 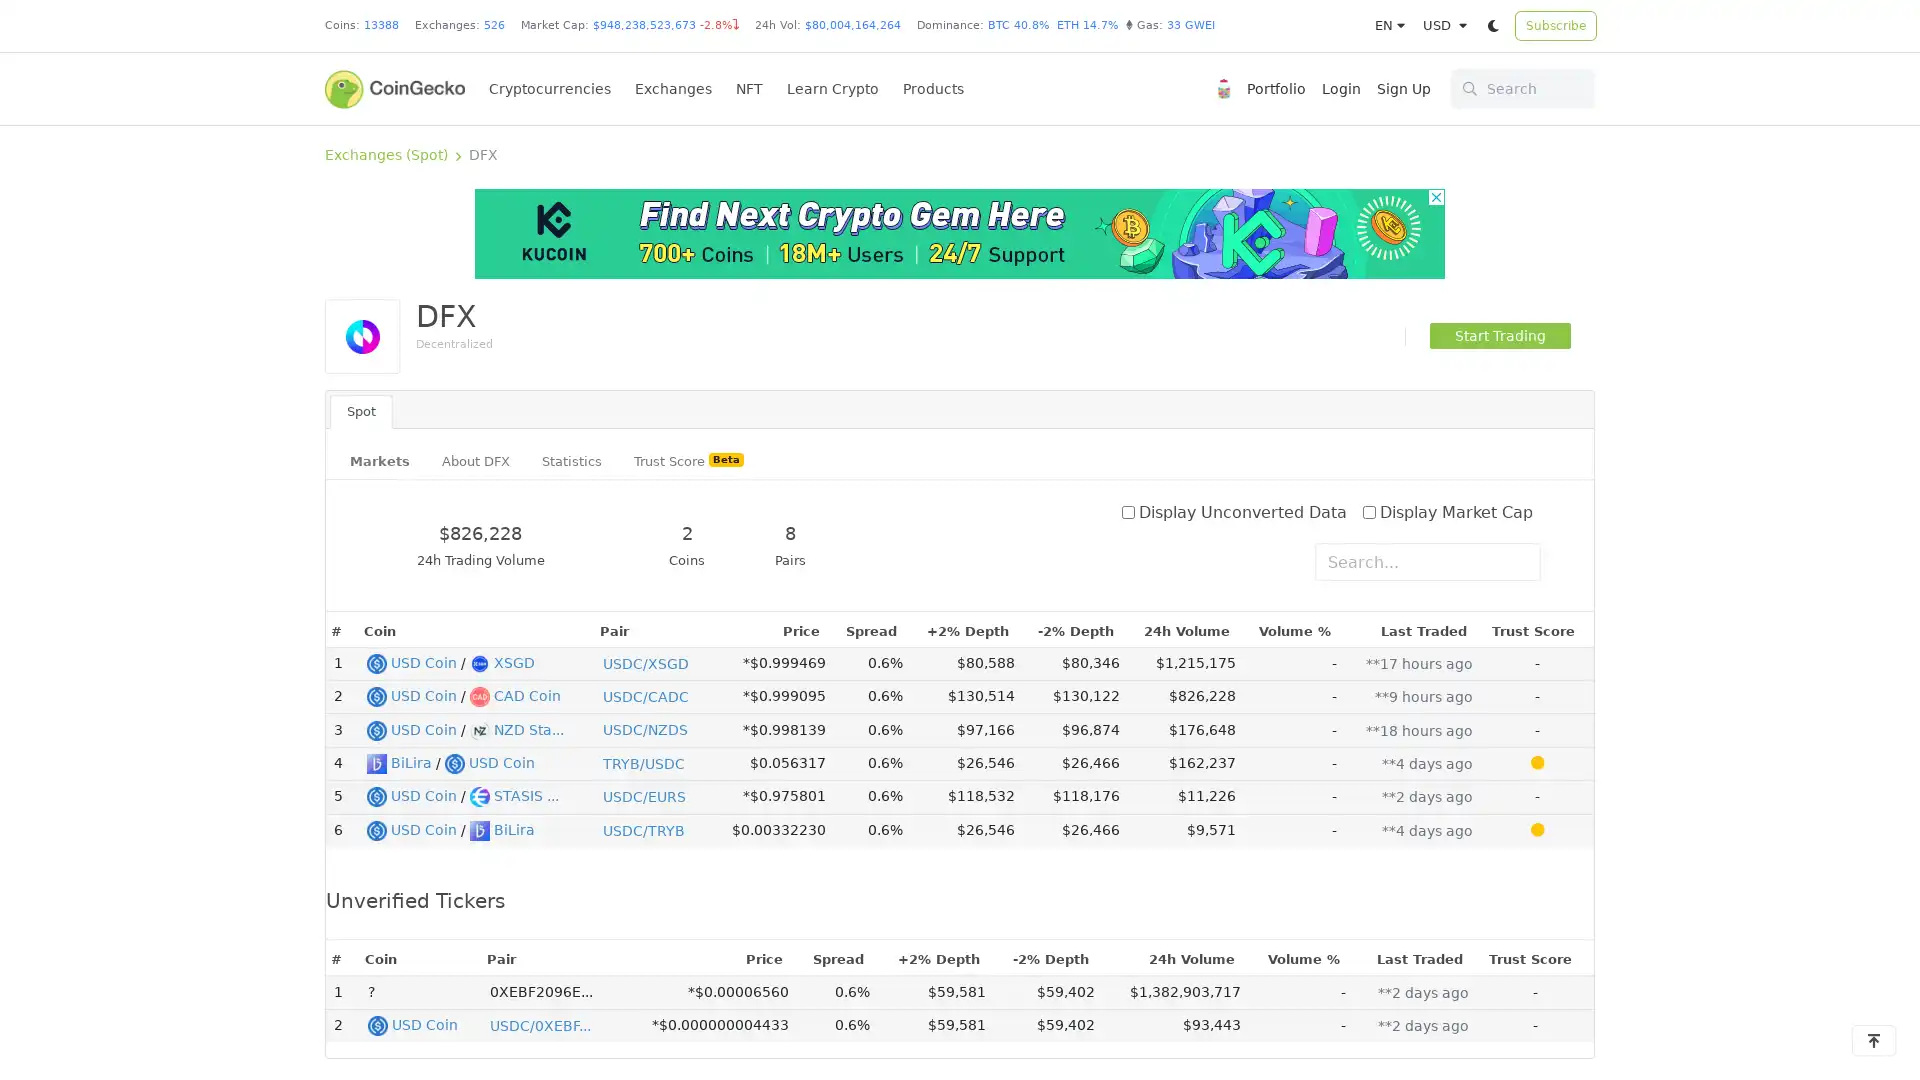 What do you see at coordinates (1554, 26) in the screenshot?
I see `Subscribe` at bounding box center [1554, 26].